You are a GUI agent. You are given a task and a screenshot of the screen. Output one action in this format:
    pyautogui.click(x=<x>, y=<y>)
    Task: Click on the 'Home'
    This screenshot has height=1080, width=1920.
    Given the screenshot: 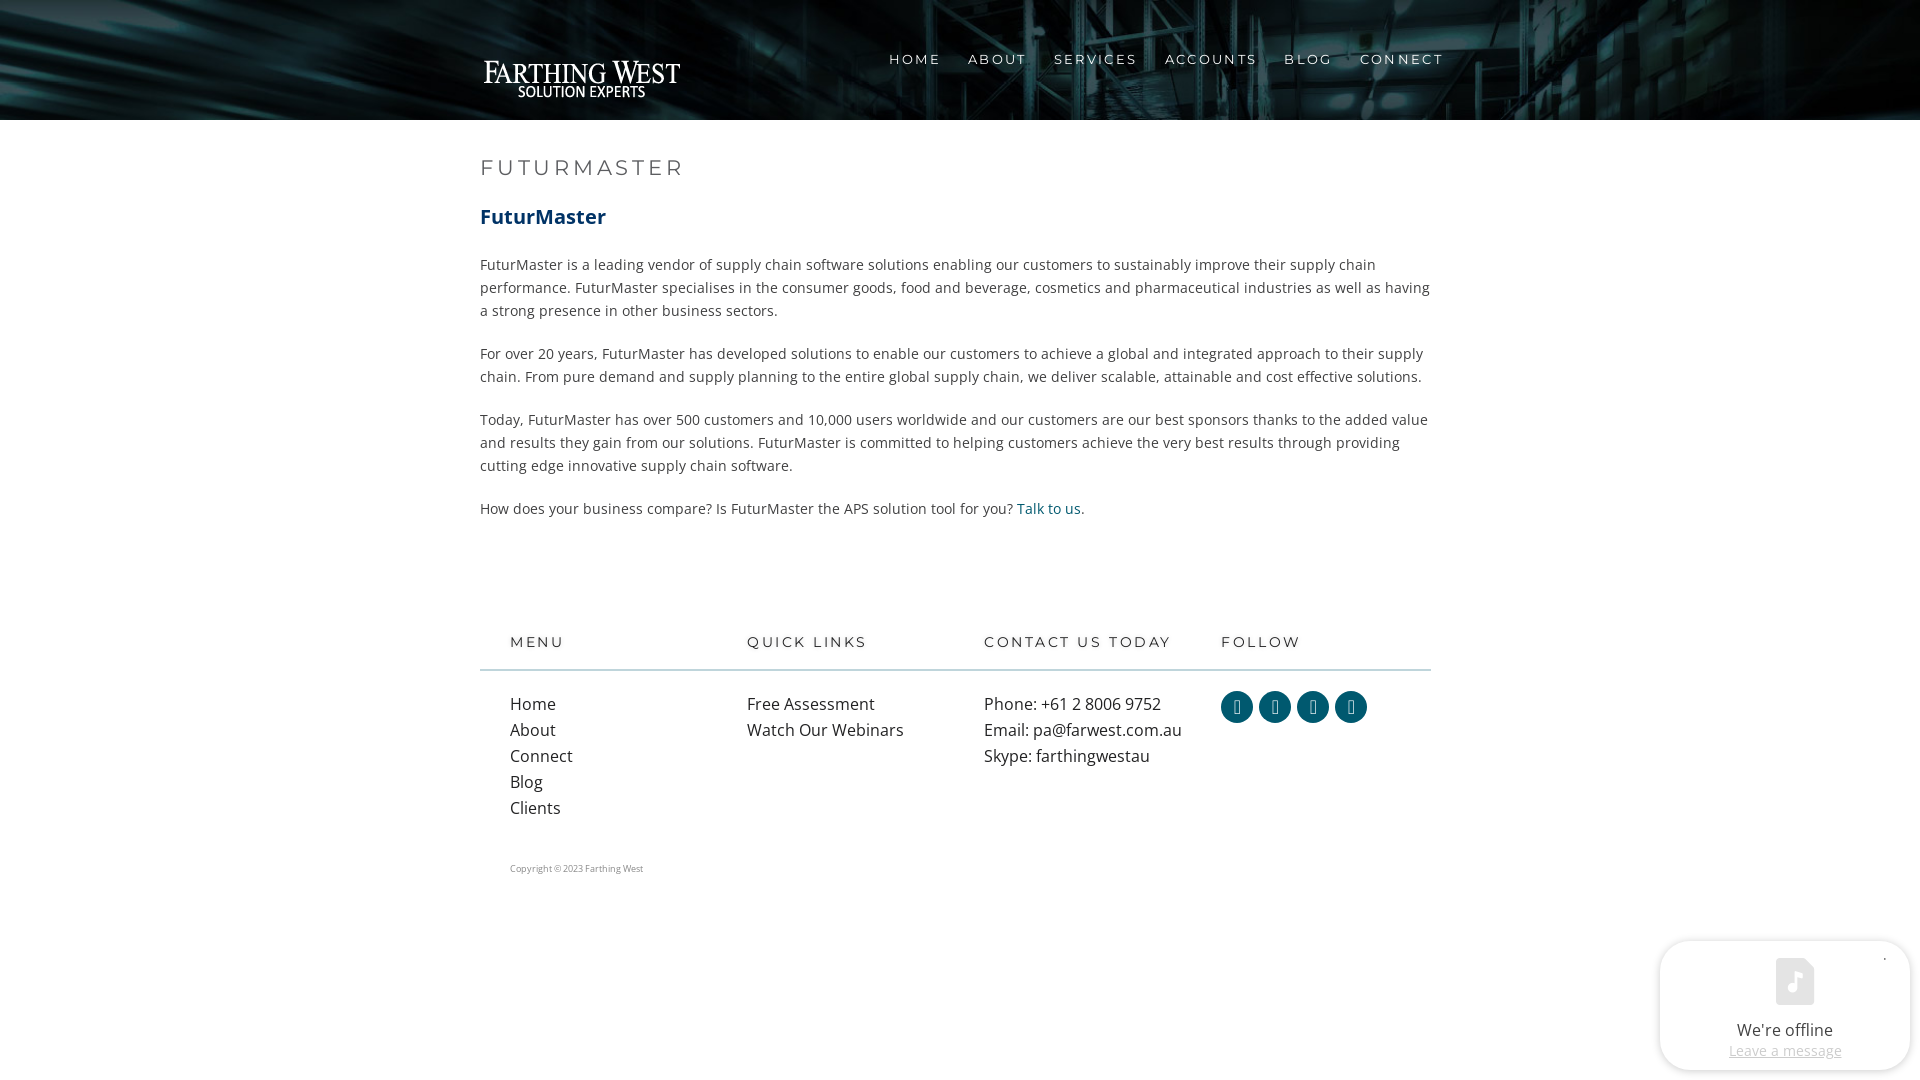 What is the action you would take?
    pyautogui.click(x=509, y=703)
    